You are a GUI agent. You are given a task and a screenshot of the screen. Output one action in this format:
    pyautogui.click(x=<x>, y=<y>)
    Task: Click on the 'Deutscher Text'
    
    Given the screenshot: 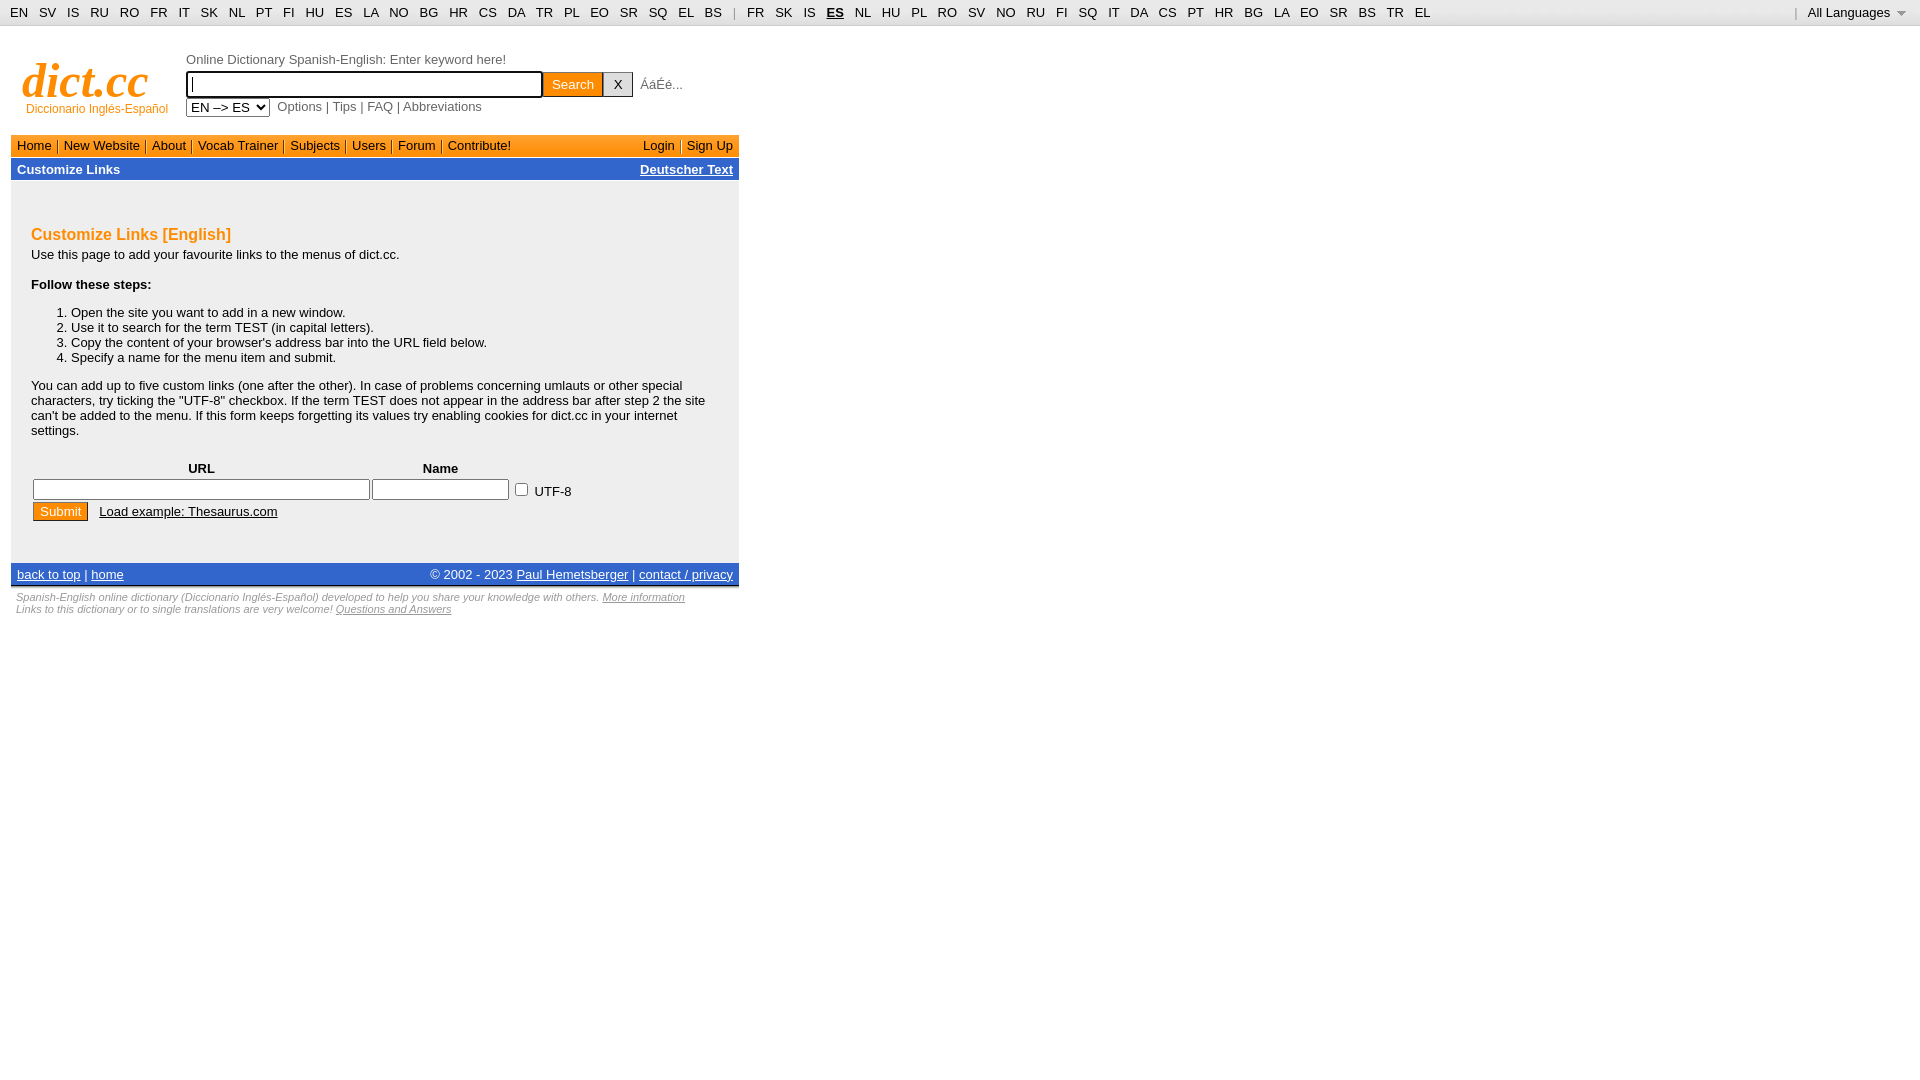 What is the action you would take?
    pyautogui.click(x=686, y=168)
    